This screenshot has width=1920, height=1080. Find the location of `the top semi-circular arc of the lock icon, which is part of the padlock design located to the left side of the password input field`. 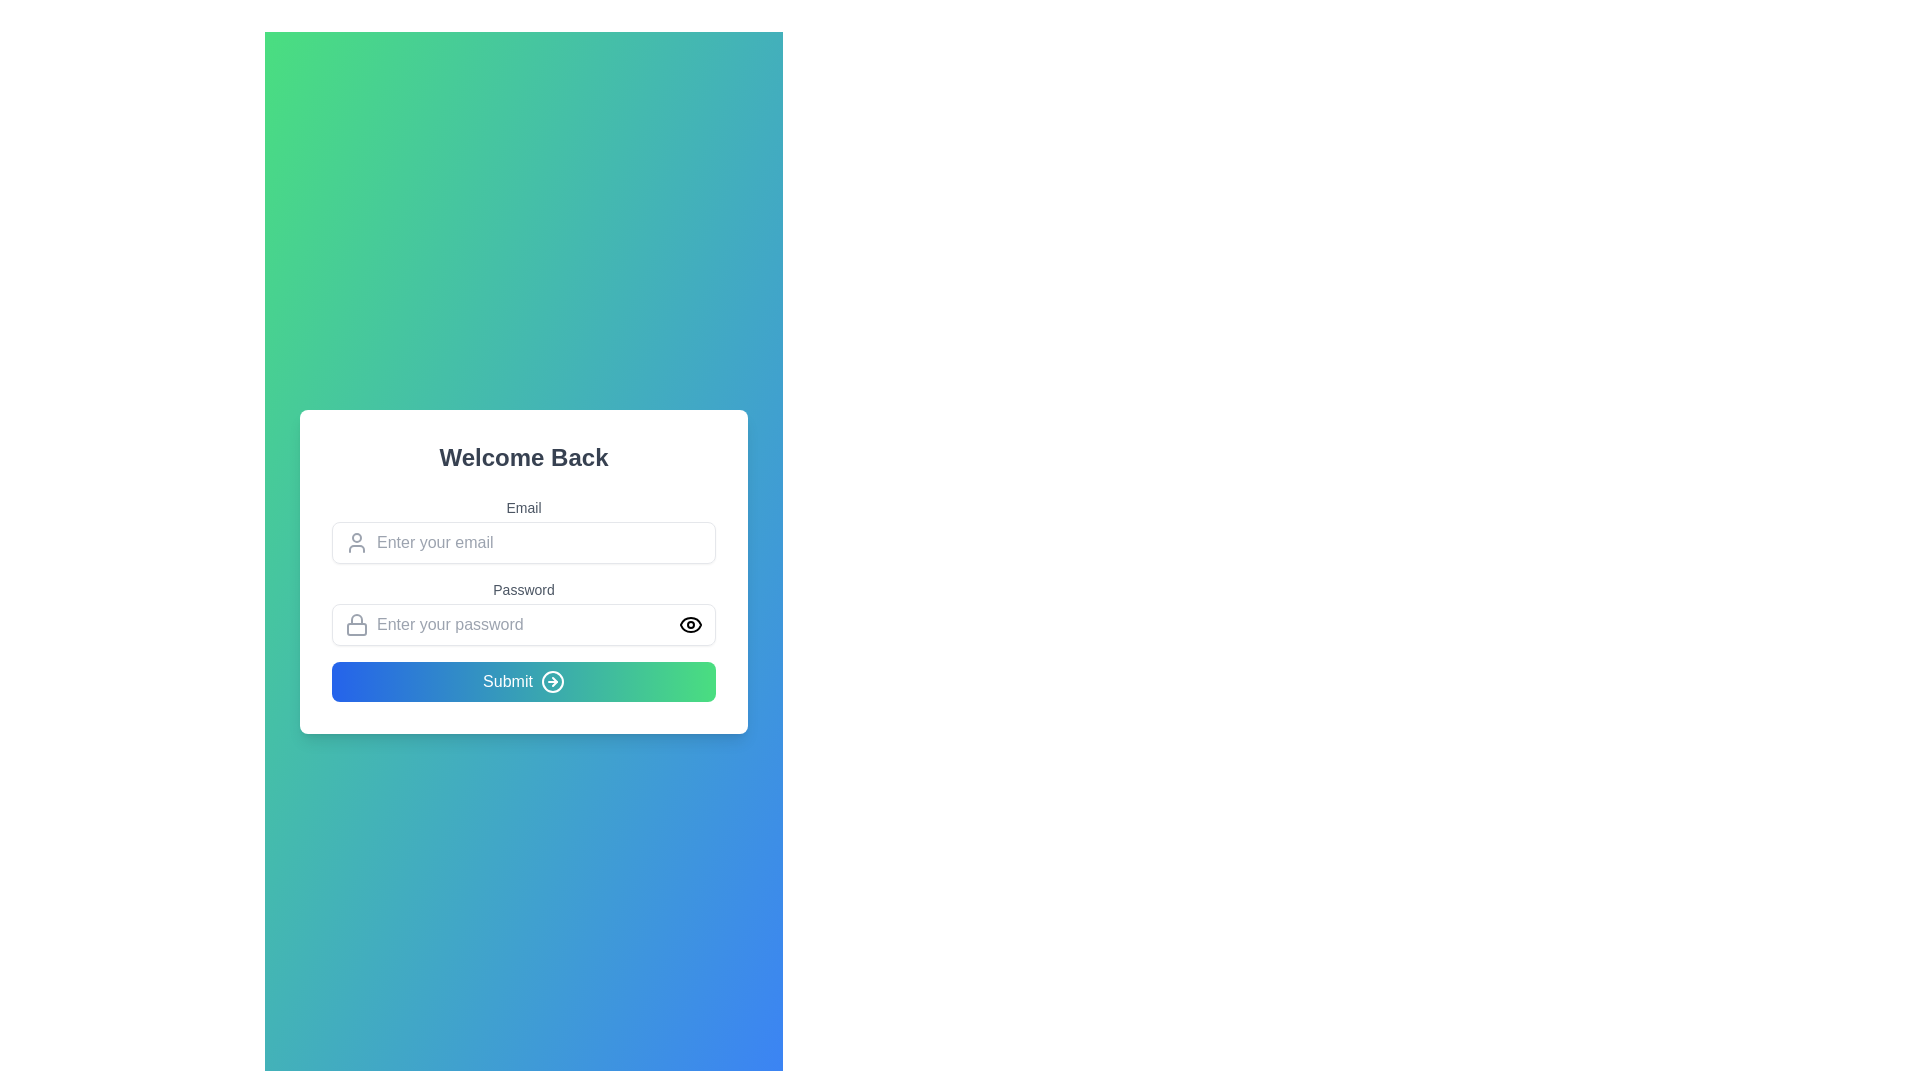

the top semi-circular arc of the lock icon, which is part of the padlock design located to the left side of the password input field is located at coordinates (356, 618).